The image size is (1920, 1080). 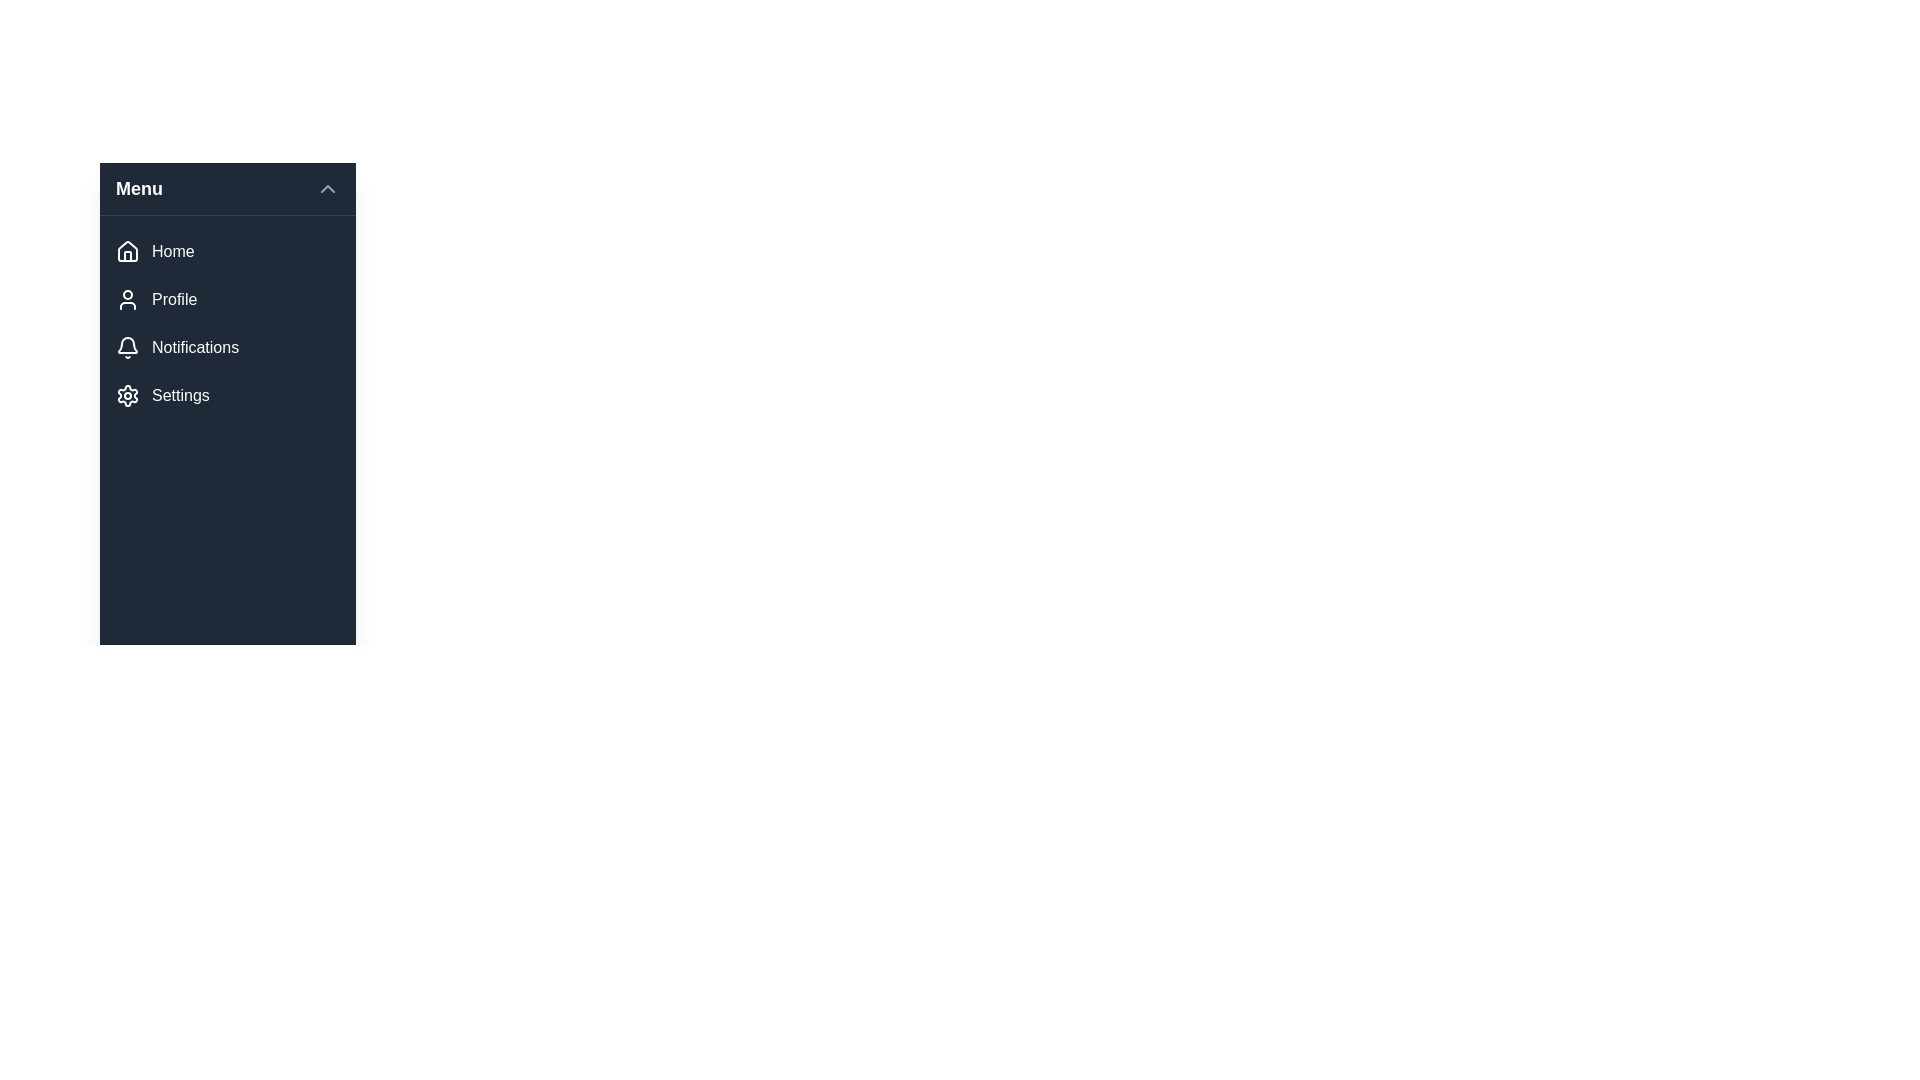 I want to click on the button in the top-right corner of the menu header, so click(x=327, y=189).